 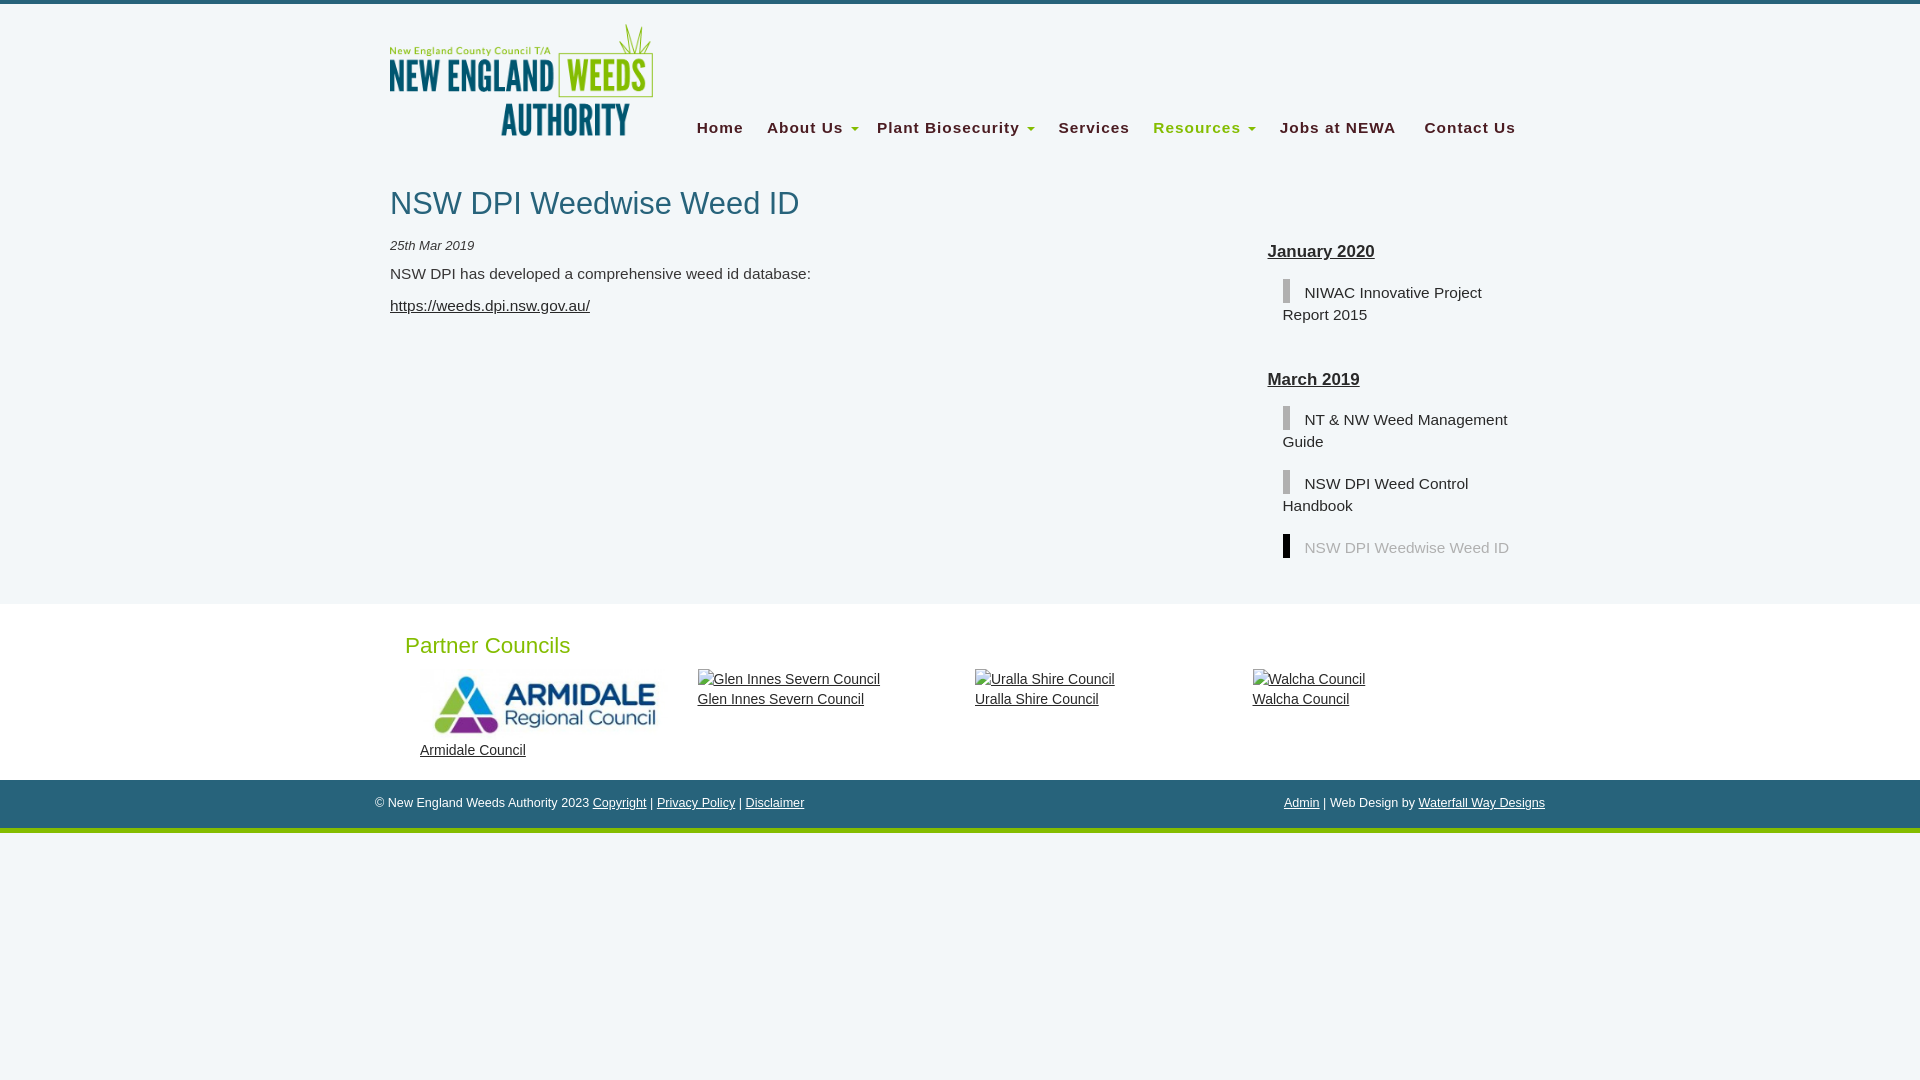 I want to click on 'Jobs at NEWA', so click(x=1337, y=127).